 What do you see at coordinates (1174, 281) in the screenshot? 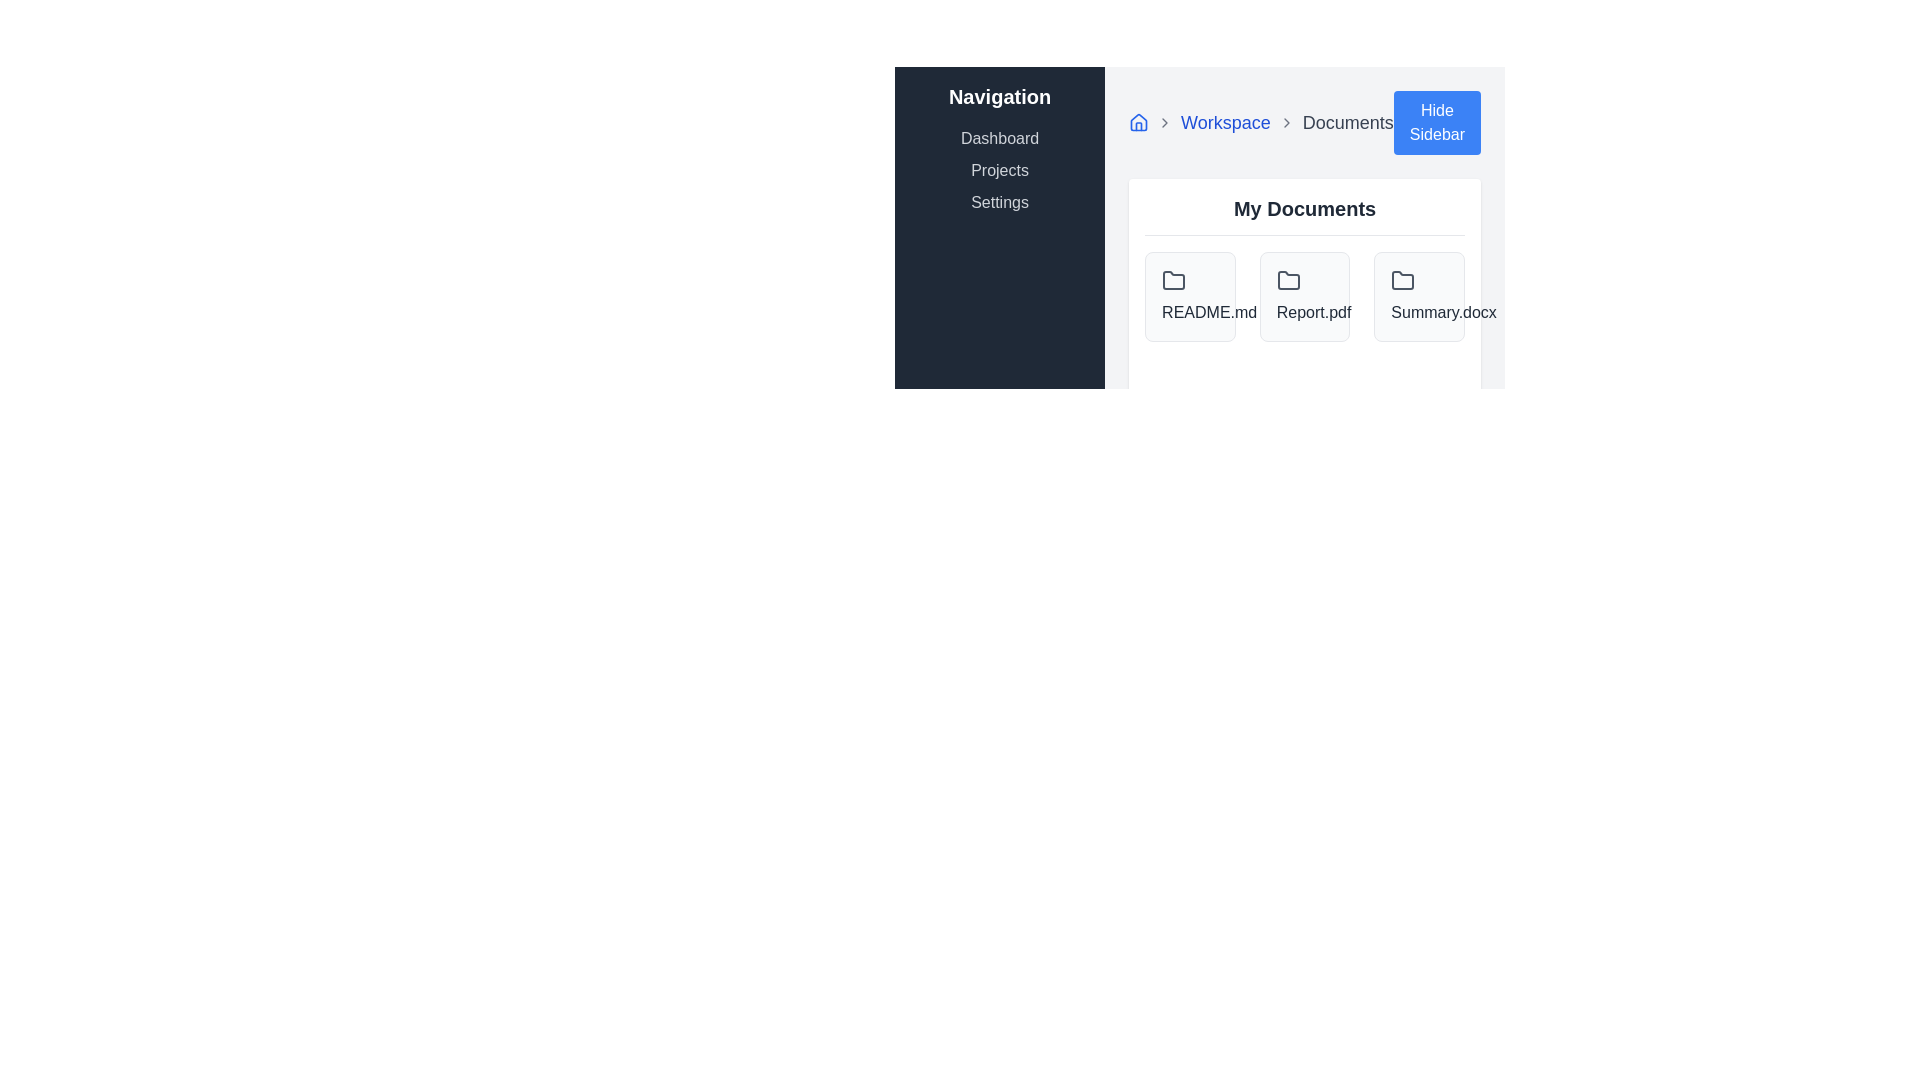
I see `the folder icon, which is a grey rounded-edge outline element representing a traditional file folder, located in the upper portion of the card labeled 'README.md' within the 'My Documents' section` at bounding box center [1174, 281].